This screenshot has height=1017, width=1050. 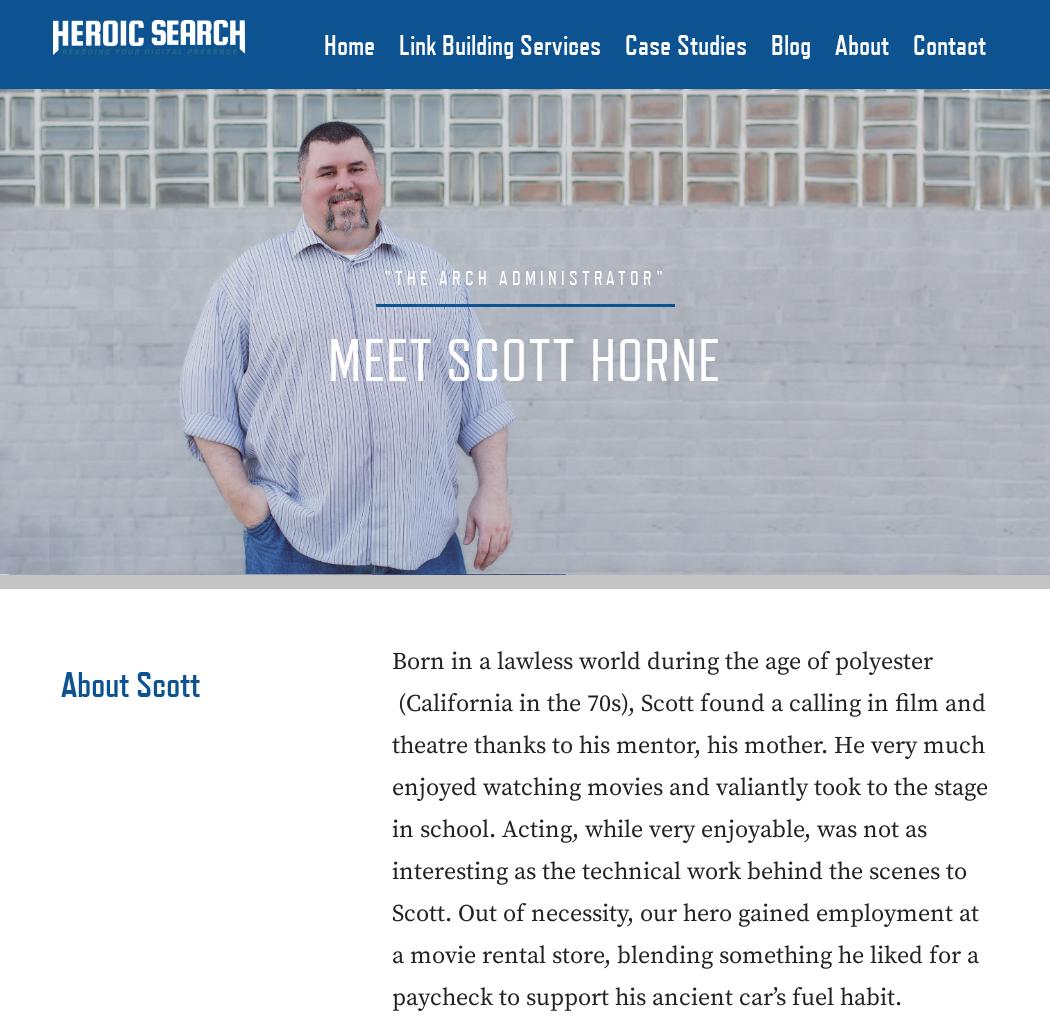 What do you see at coordinates (553, 229) in the screenshot?
I see `'Enterprise Link Building Services'` at bounding box center [553, 229].